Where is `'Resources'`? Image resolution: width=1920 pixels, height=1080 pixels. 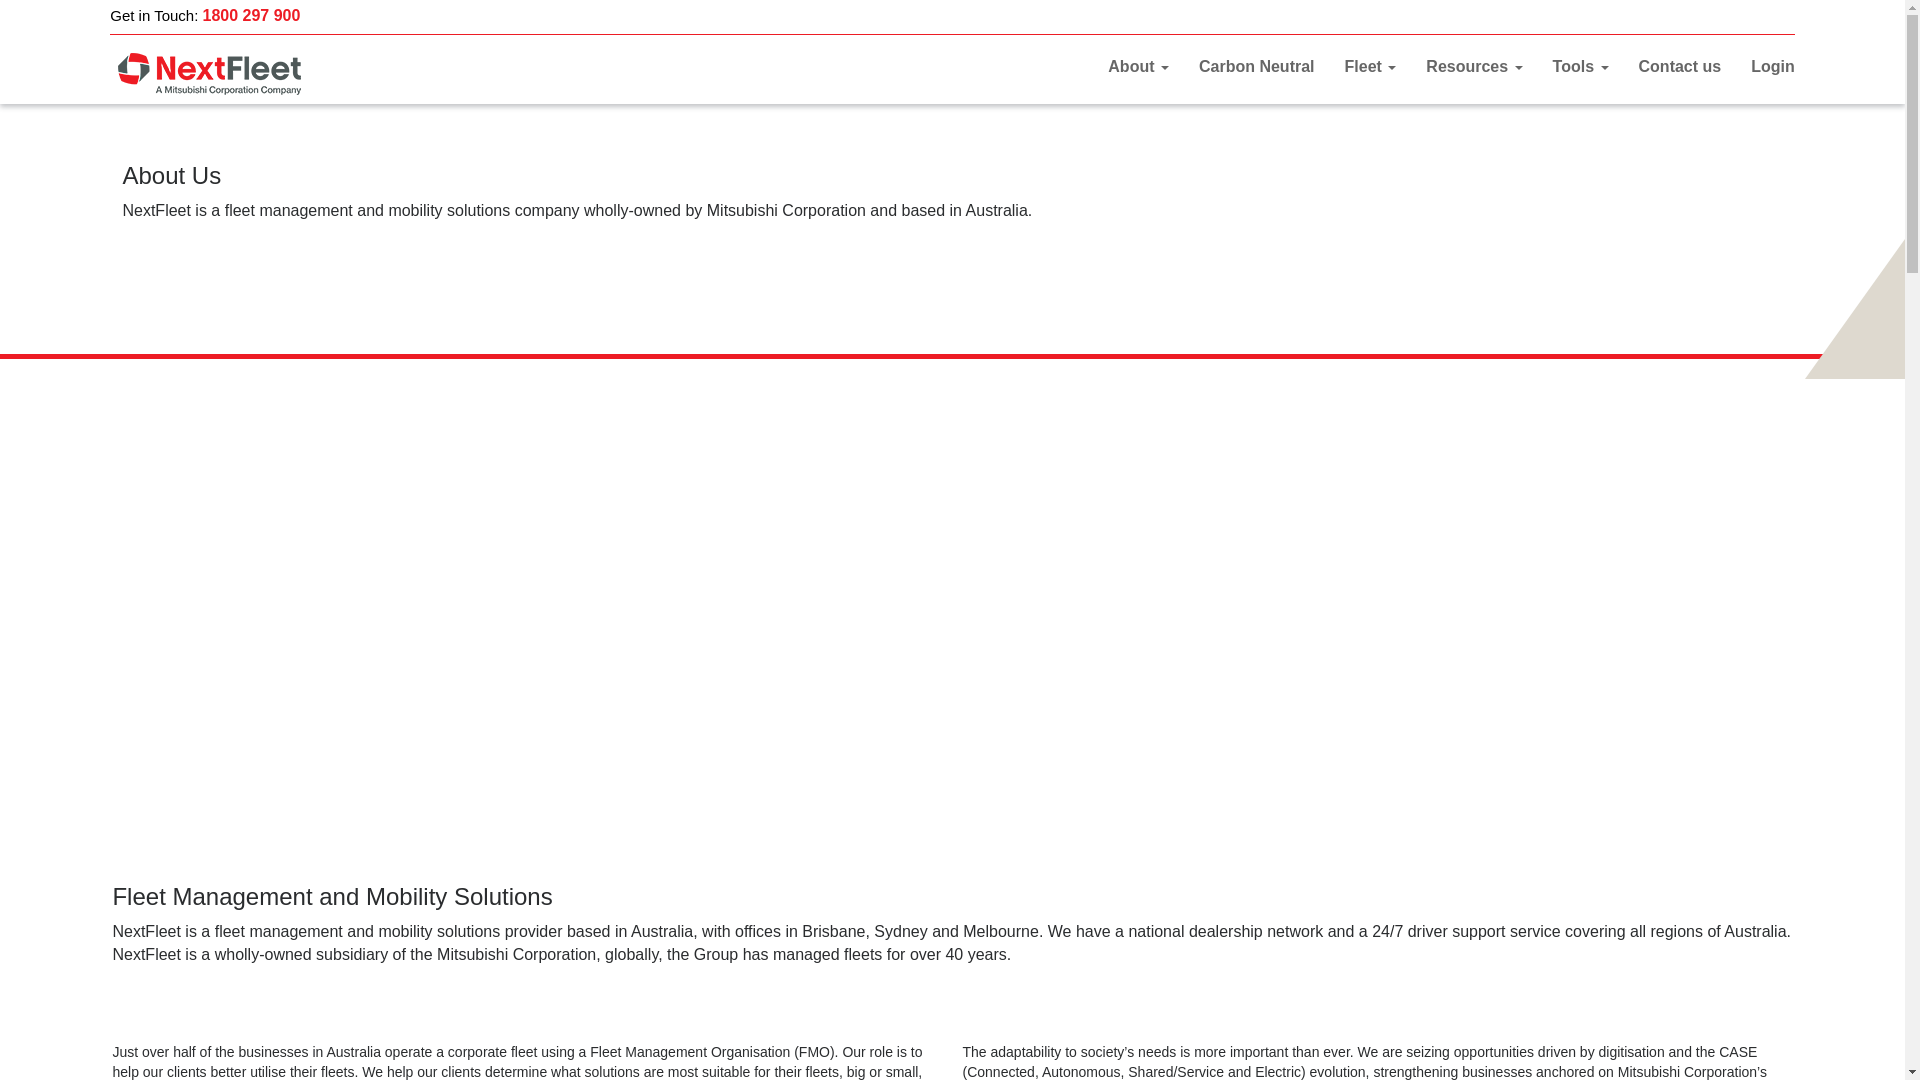
'Resources' is located at coordinates (1473, 64).